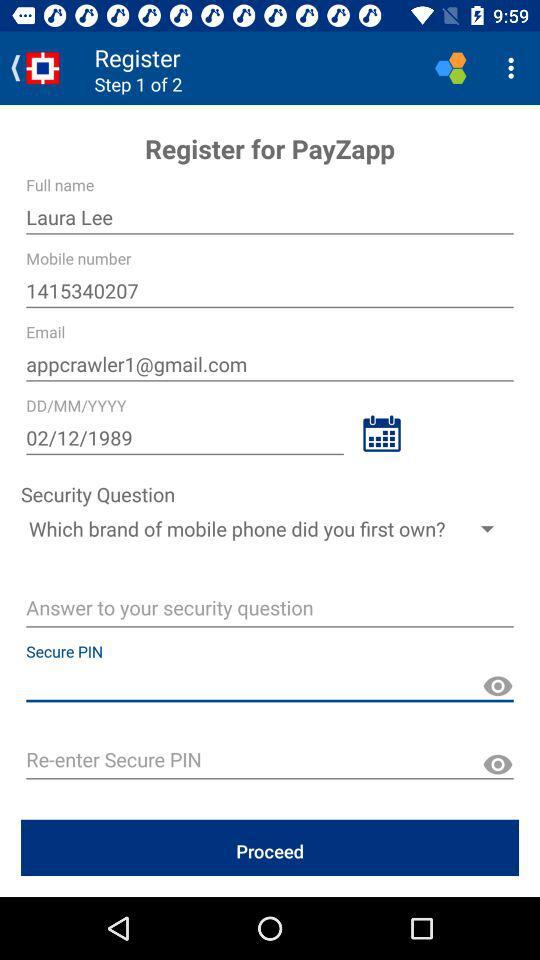 Image resolution: width=540 pixels, height=960 pixels. I want to click on calendar, so click(381, 433).